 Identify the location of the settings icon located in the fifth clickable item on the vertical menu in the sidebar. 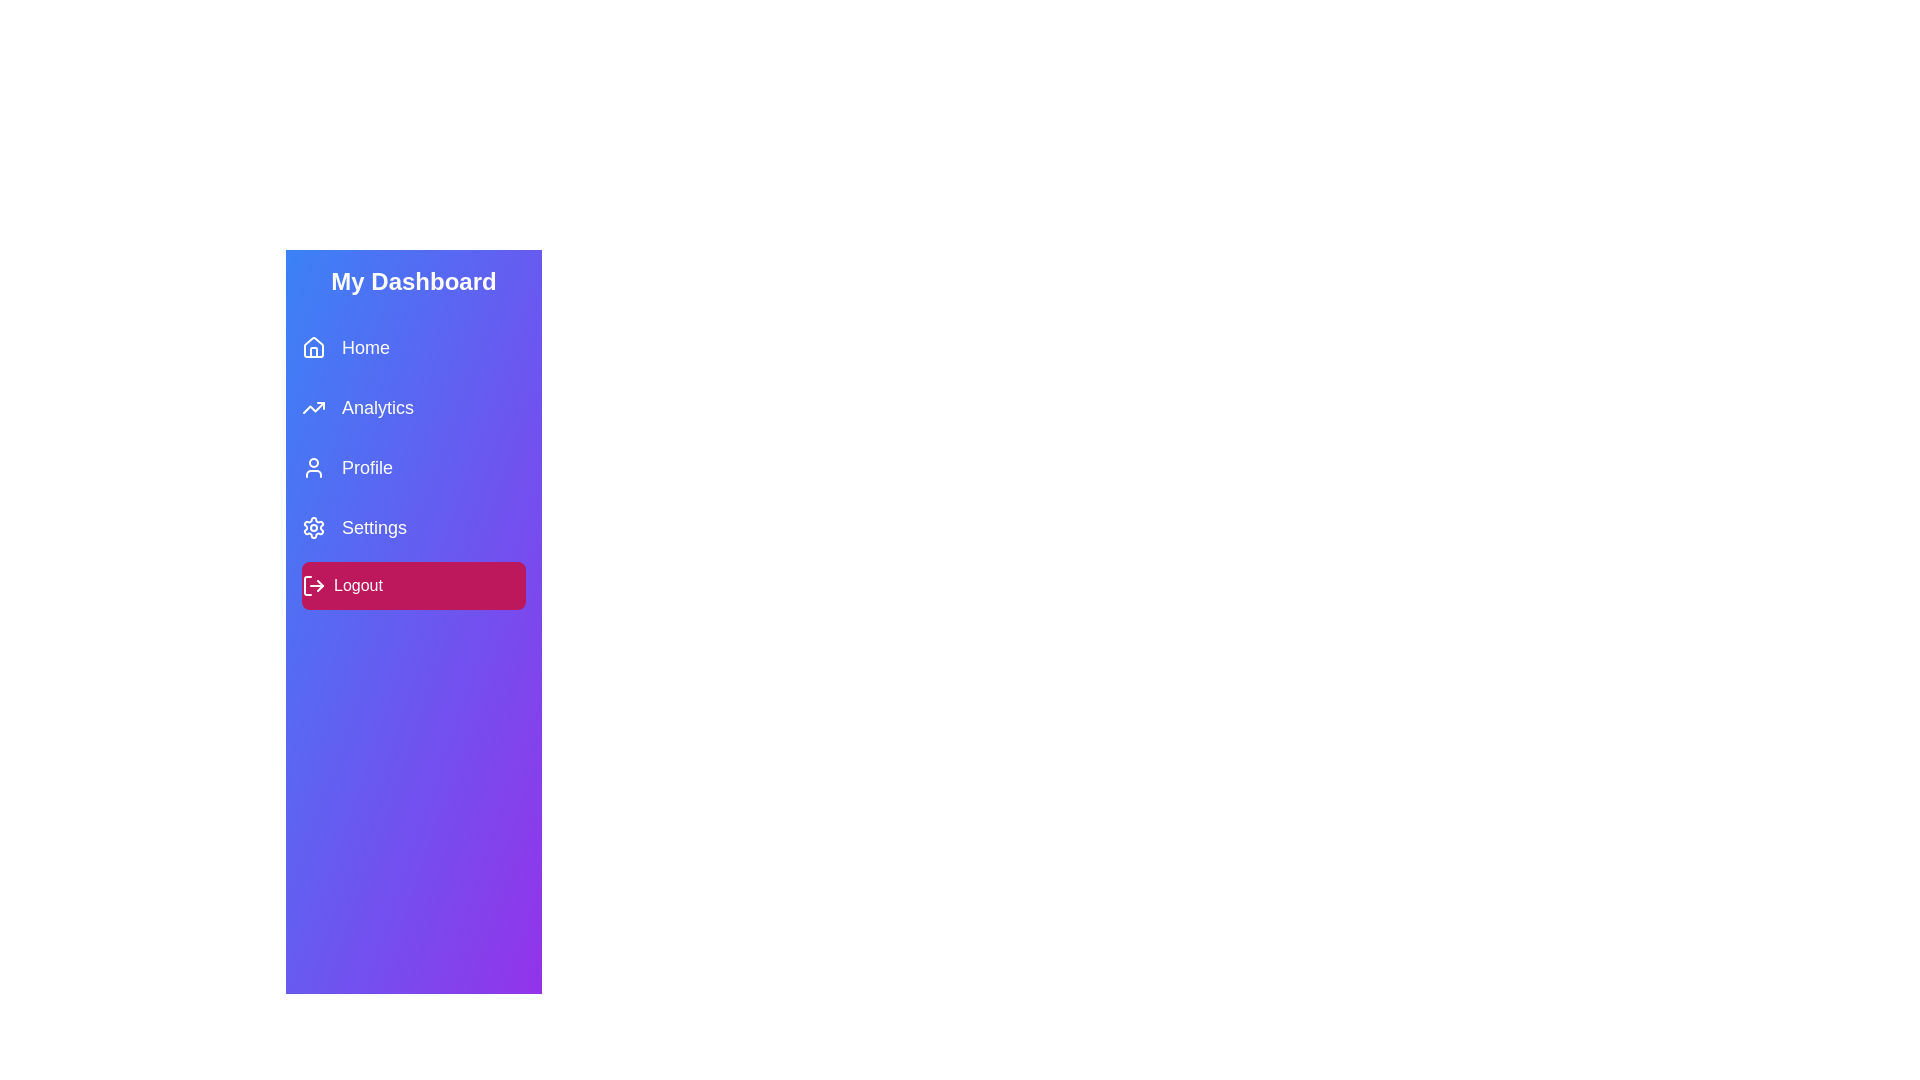
(312, 527).